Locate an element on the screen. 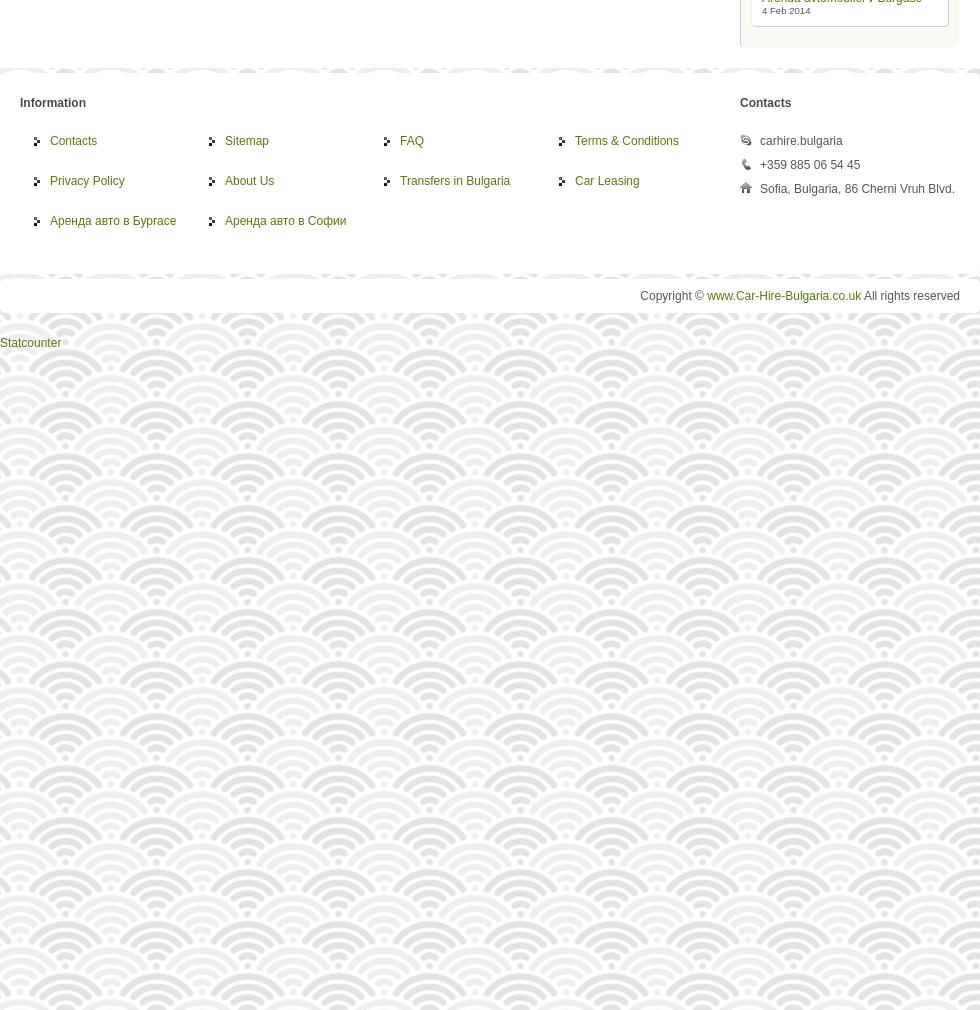 The height and width of the screenshot is (1010, 980). 'Information' is located at coordinates (53, 101).